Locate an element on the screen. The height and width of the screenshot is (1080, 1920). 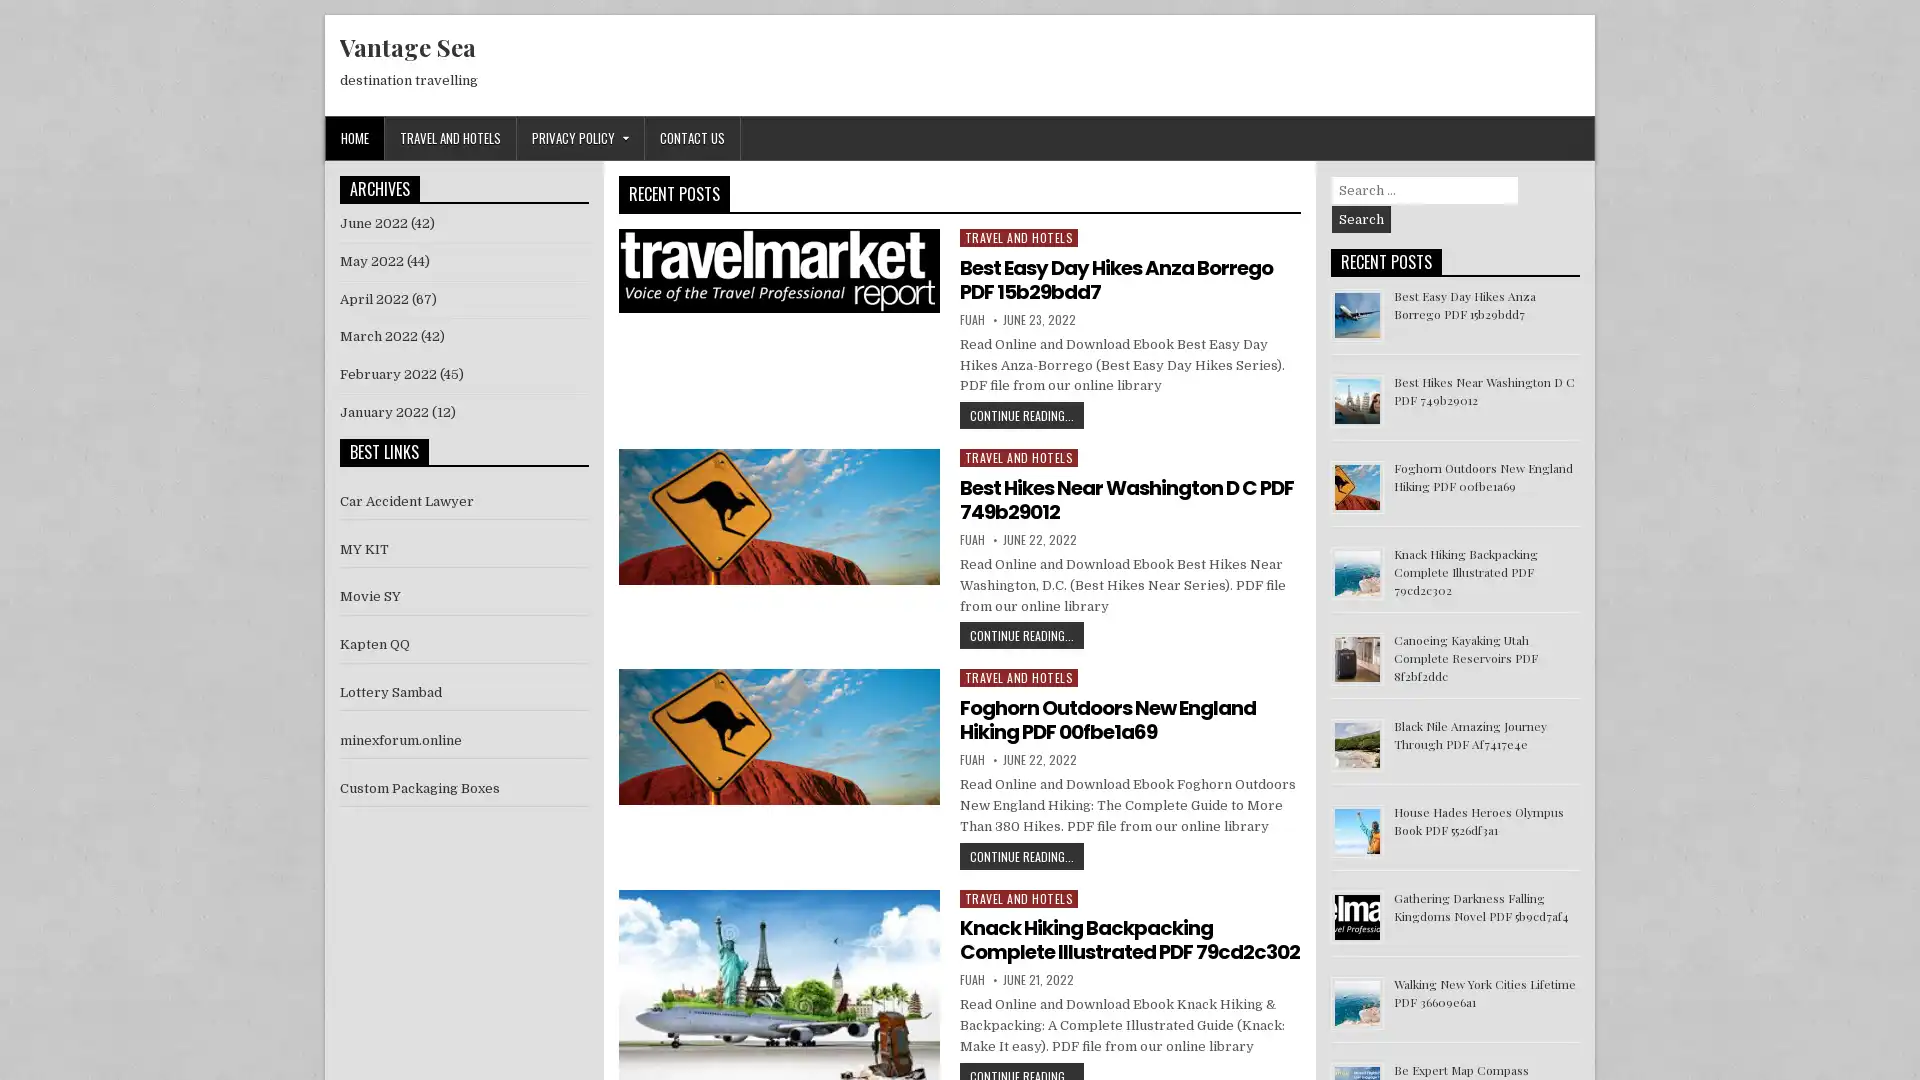
Search is located at coordinates (1360, 219).